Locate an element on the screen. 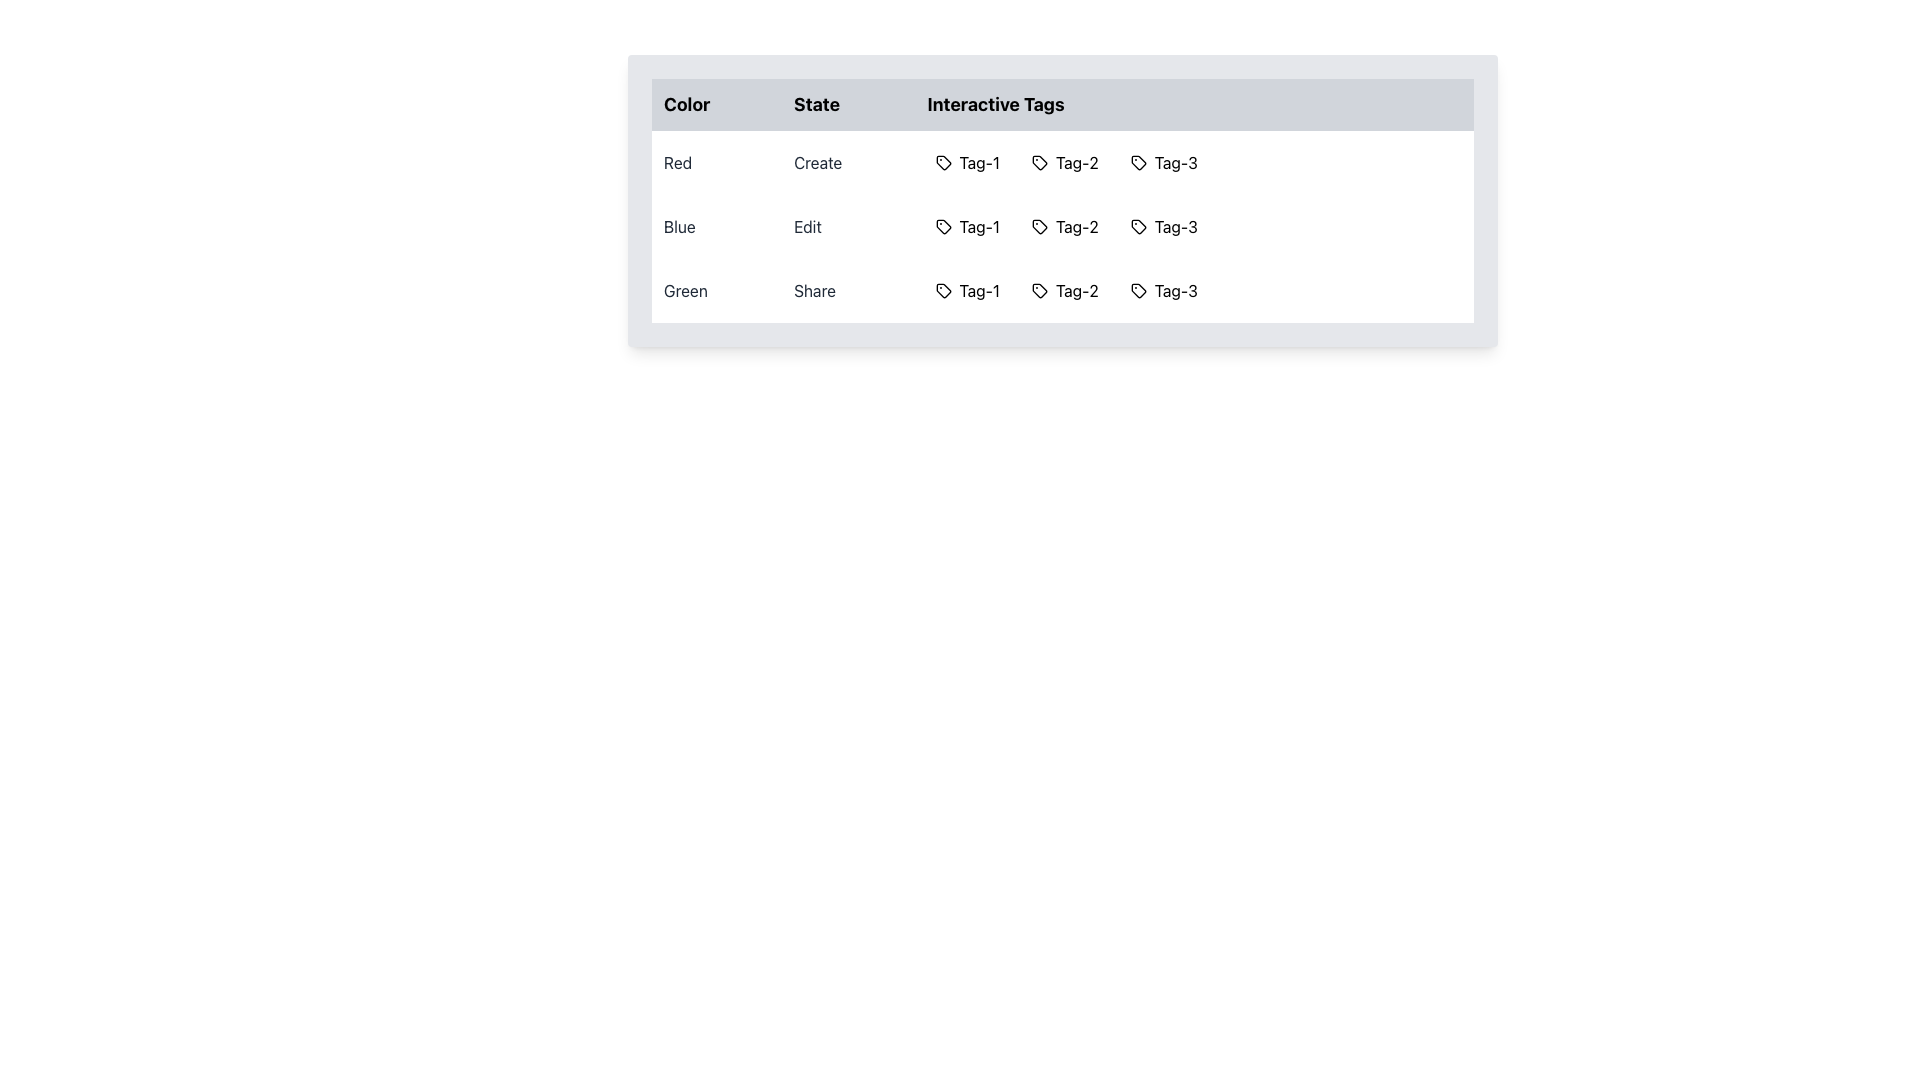 This screenshot has height=1080, width=1920. the specific tag within the 'Interactive Tags' column of the table that has three rows for Red, Blue, and Green colors is located at coordinates (1061, 200).